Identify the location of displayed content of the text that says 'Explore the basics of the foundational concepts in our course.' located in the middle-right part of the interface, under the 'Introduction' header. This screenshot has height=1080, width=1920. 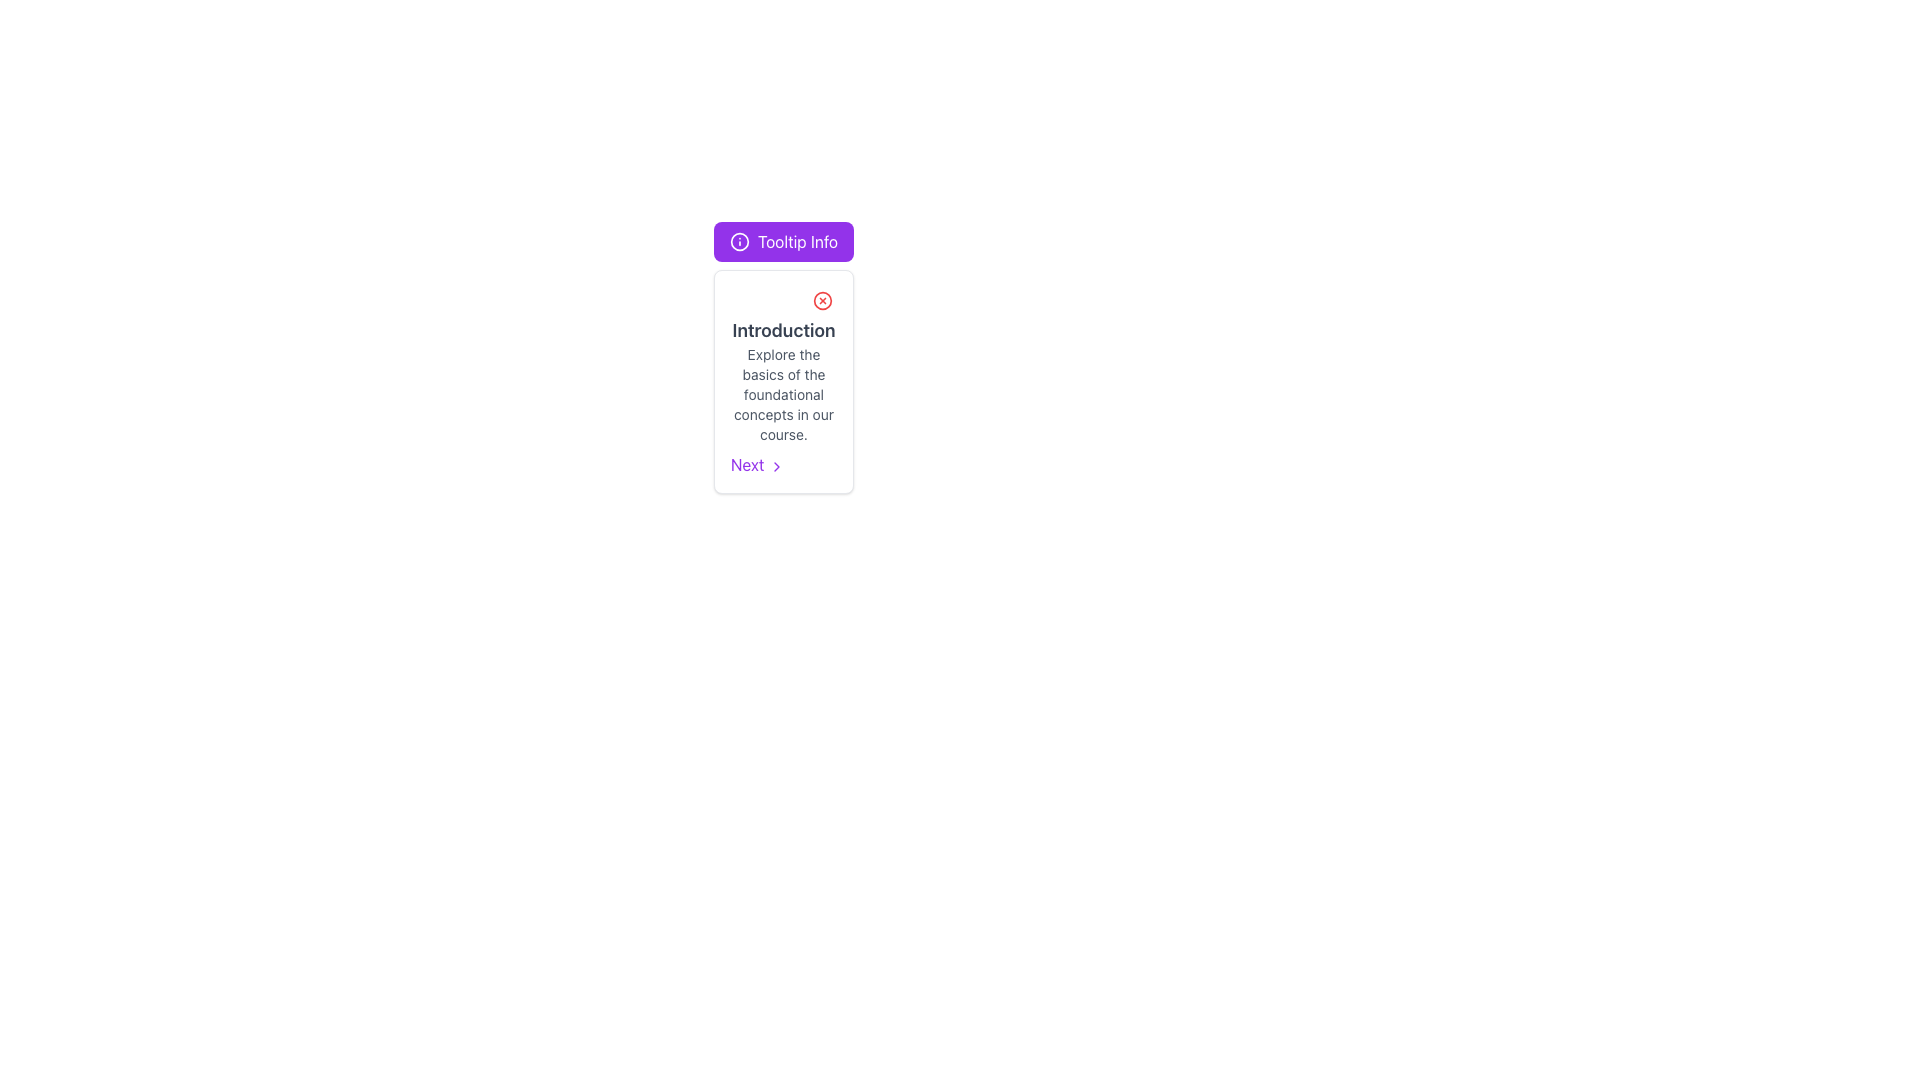
(782, 394).